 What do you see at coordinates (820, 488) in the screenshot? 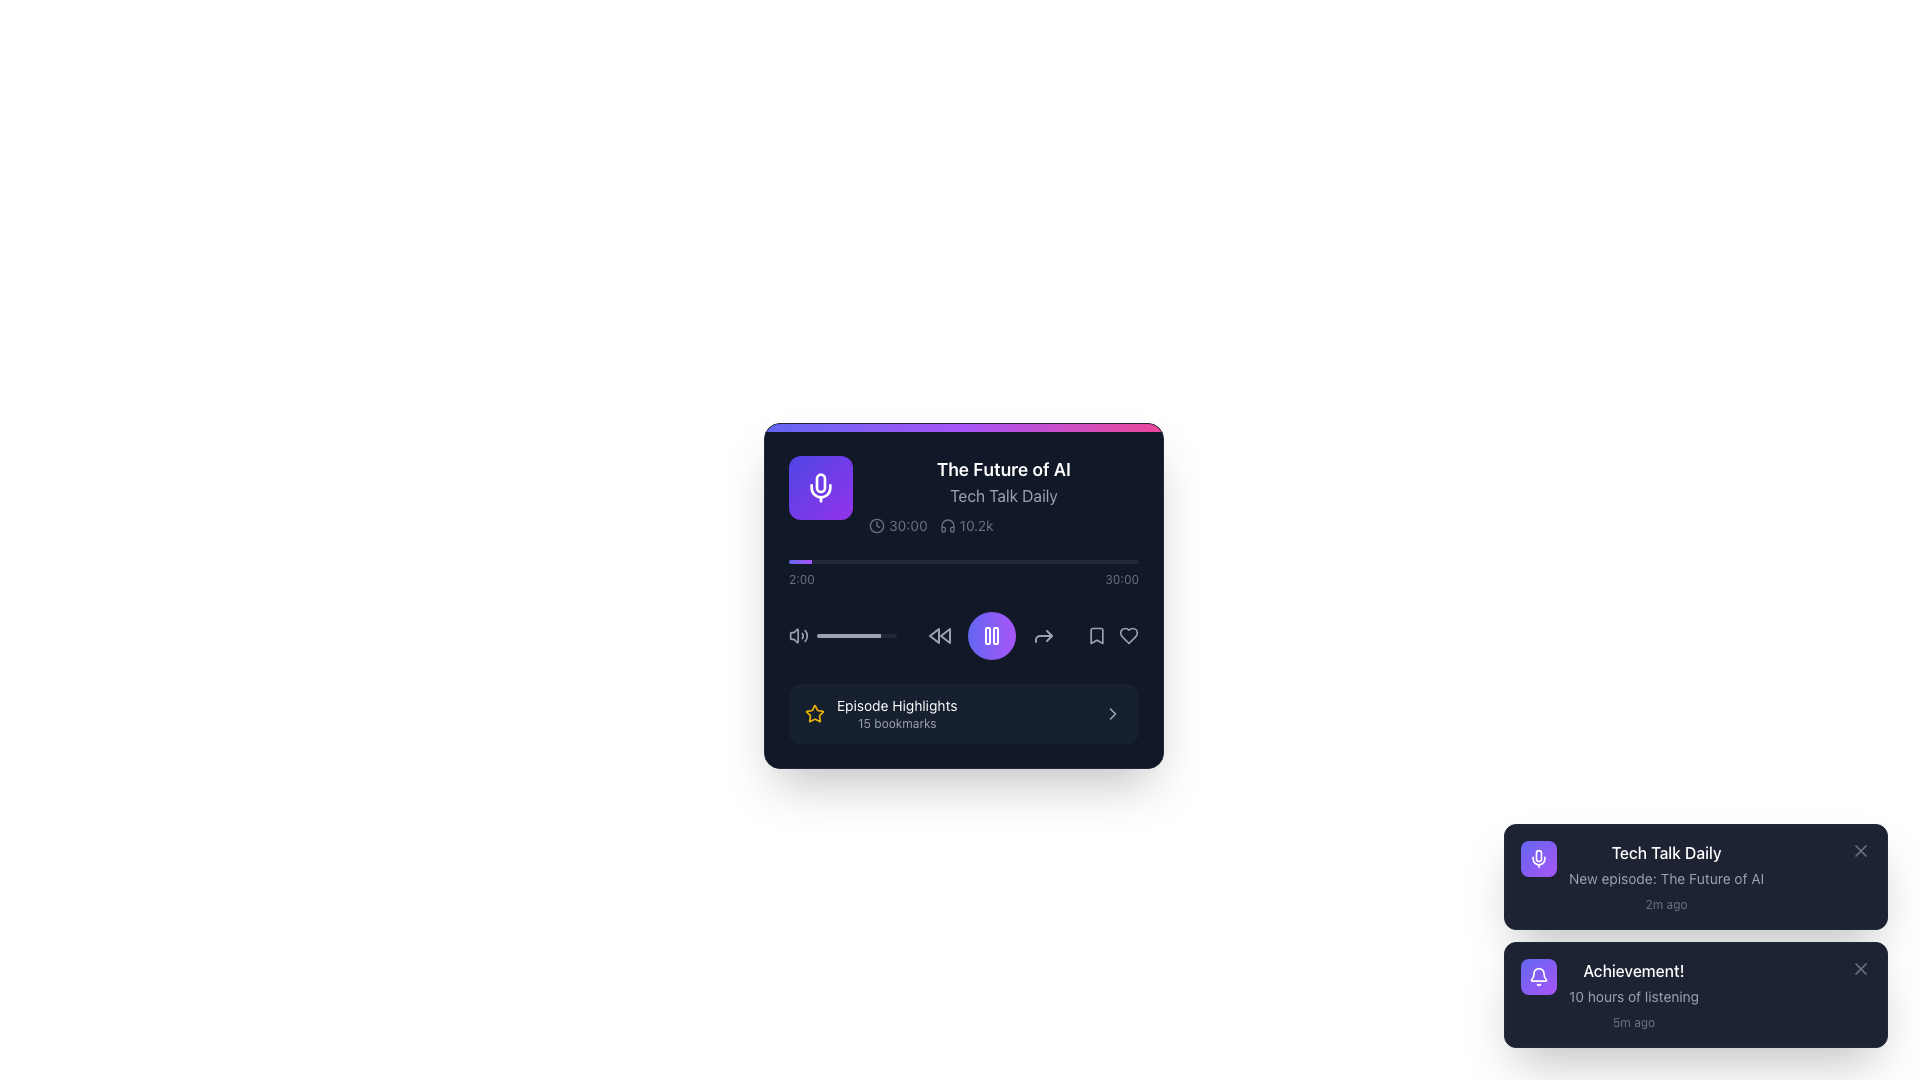
I see `the microphone icon representing audio functionality, located to the left of the title 'The Future of AI' and subtitle 'Tech Talk Daily'` at bounding box center [820, 488].